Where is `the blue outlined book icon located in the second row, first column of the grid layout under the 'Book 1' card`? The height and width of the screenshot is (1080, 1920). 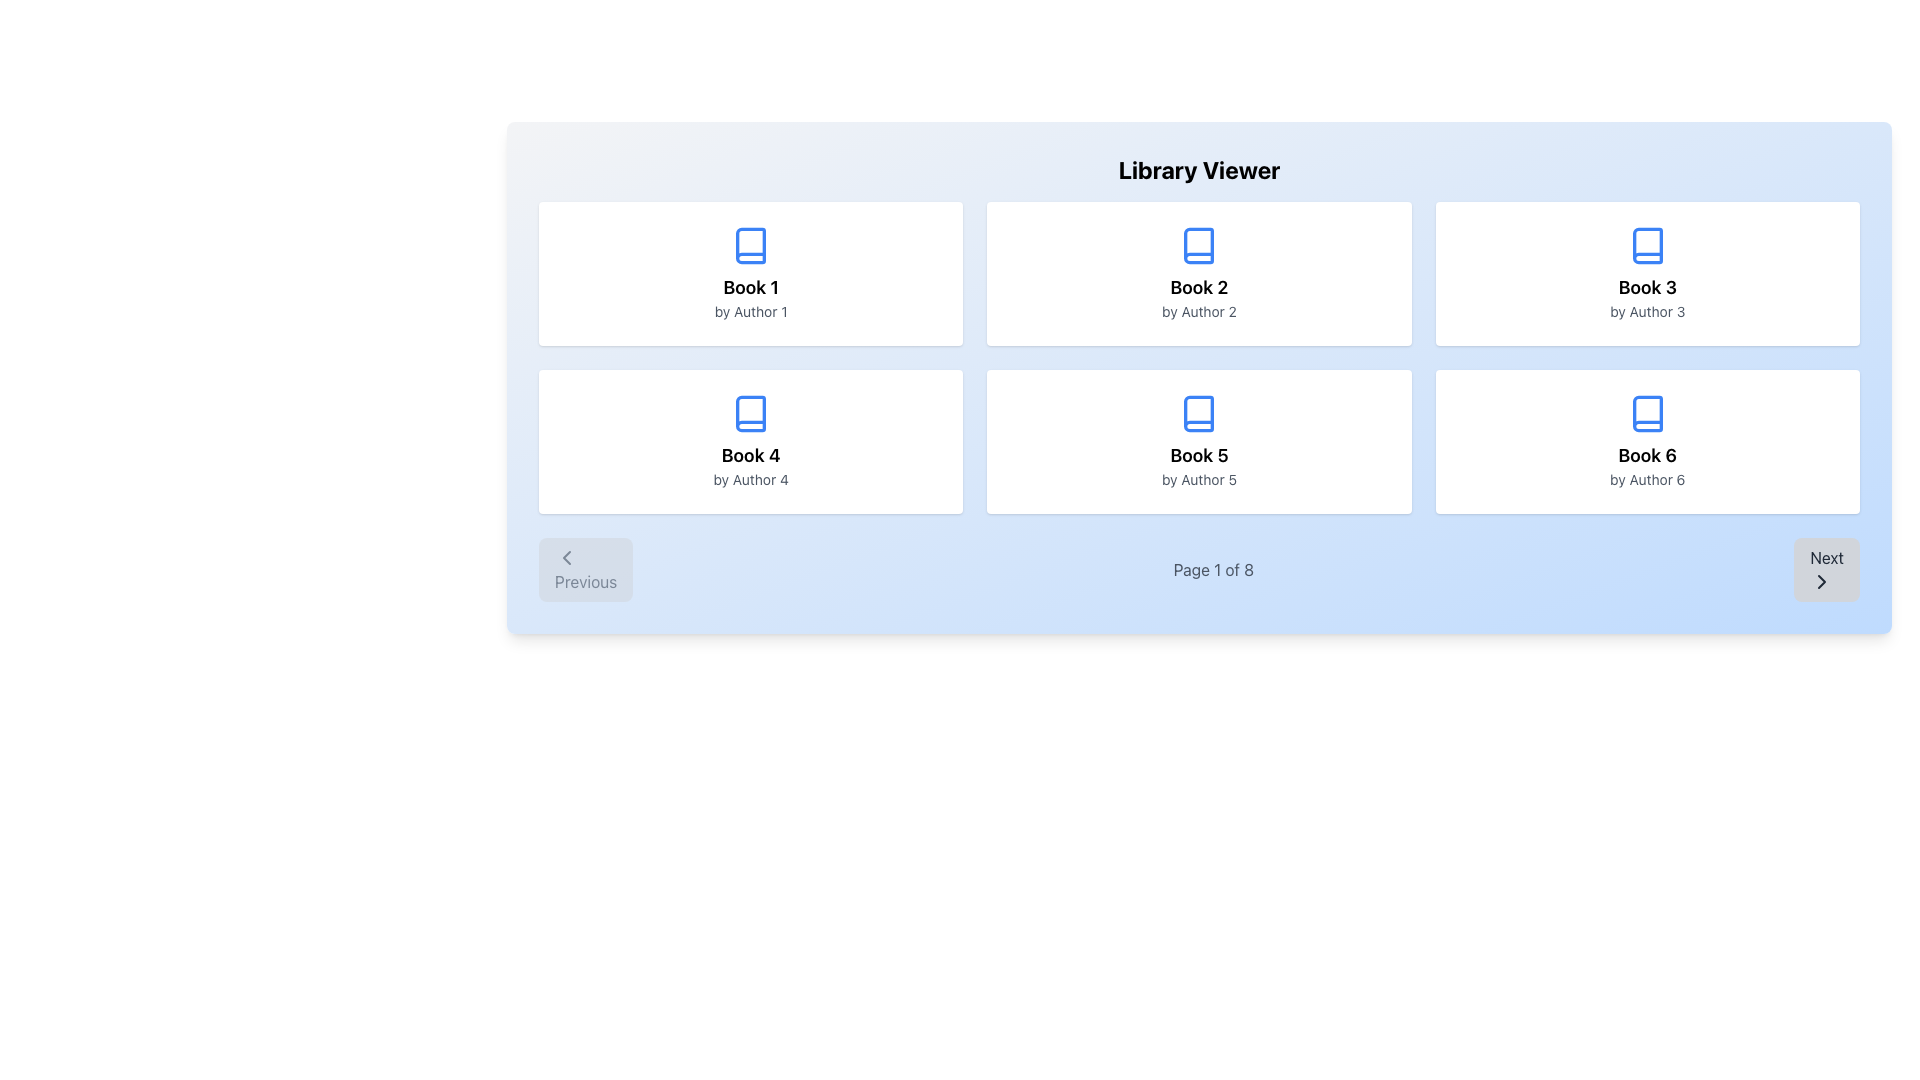
the blue outlined book icon located in the second row, first column of the grid layout under the 'Book 1' card is located at coordinates (750, 412).